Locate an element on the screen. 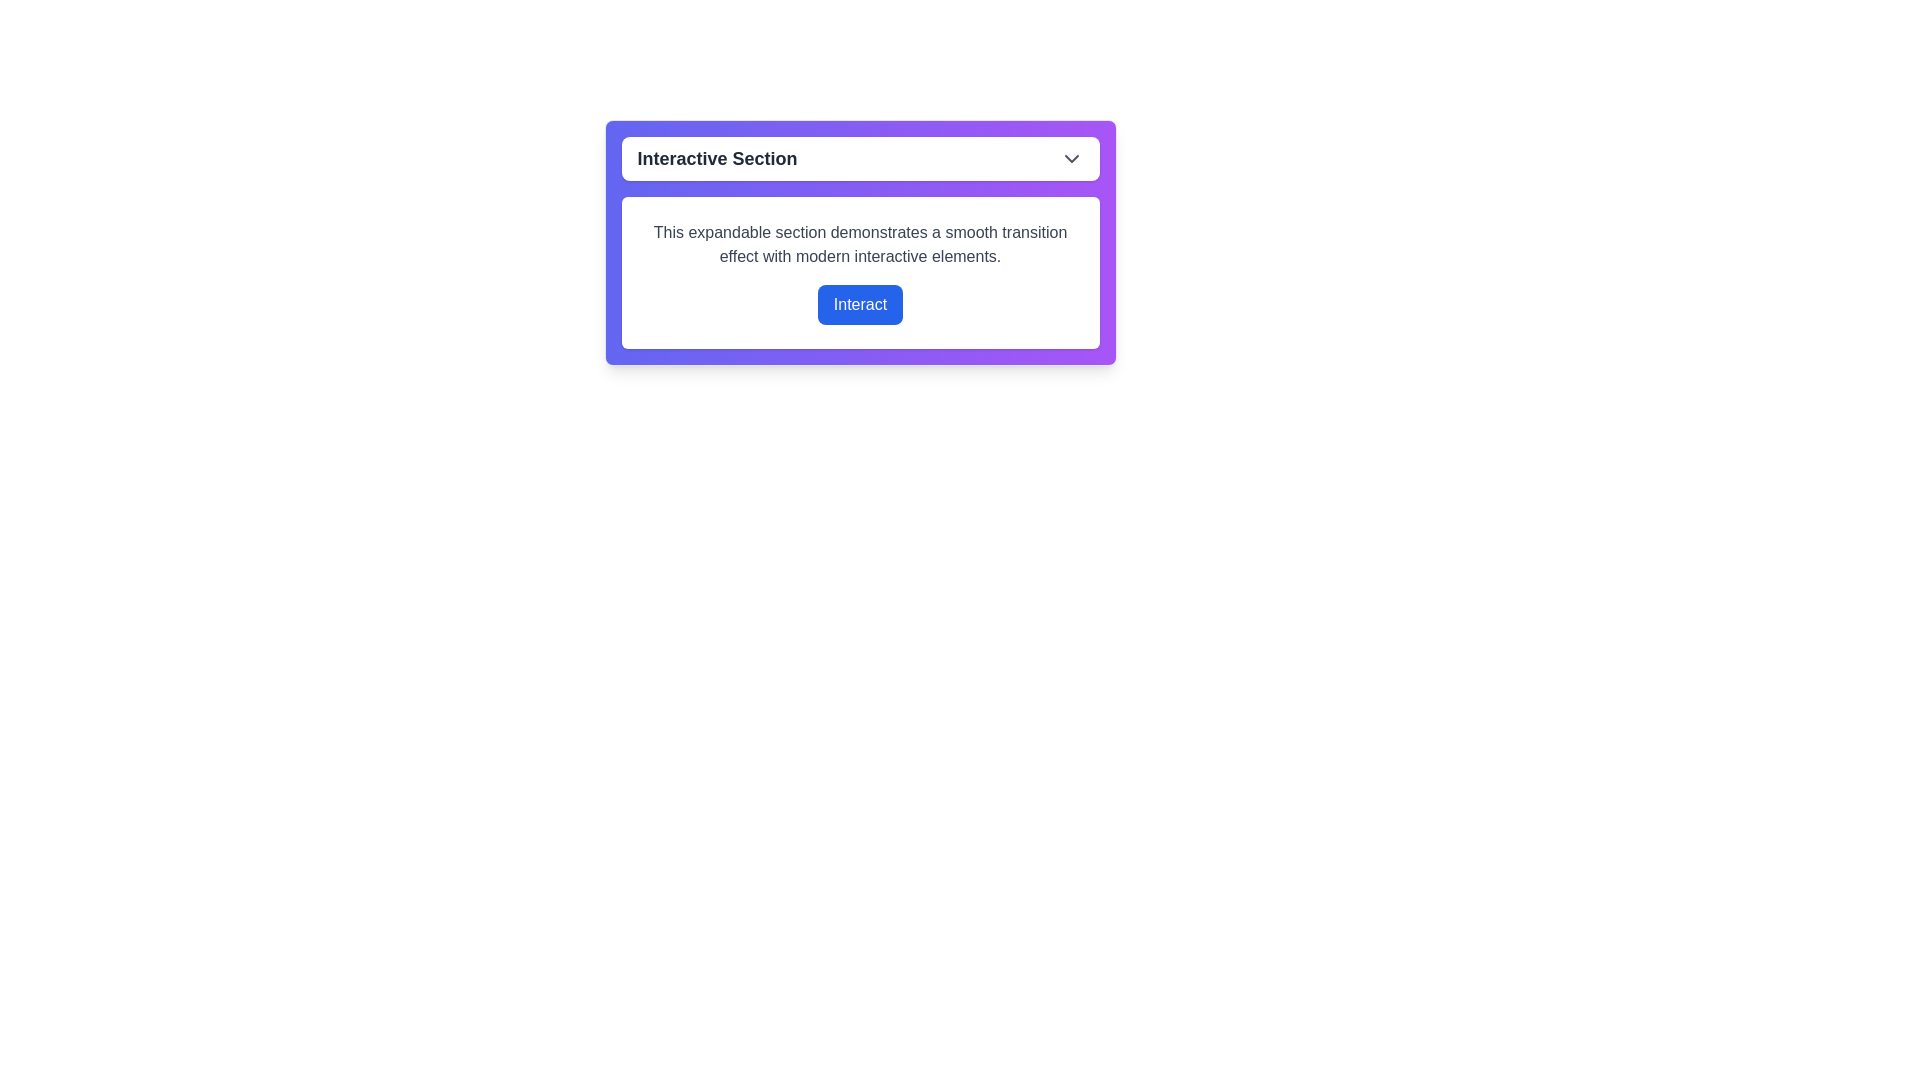  the 'Interact' button located in the Information Panel with a white background, which is the second interactive component beneath the title 'Interactive Section' is located at coordinates (860, 273).